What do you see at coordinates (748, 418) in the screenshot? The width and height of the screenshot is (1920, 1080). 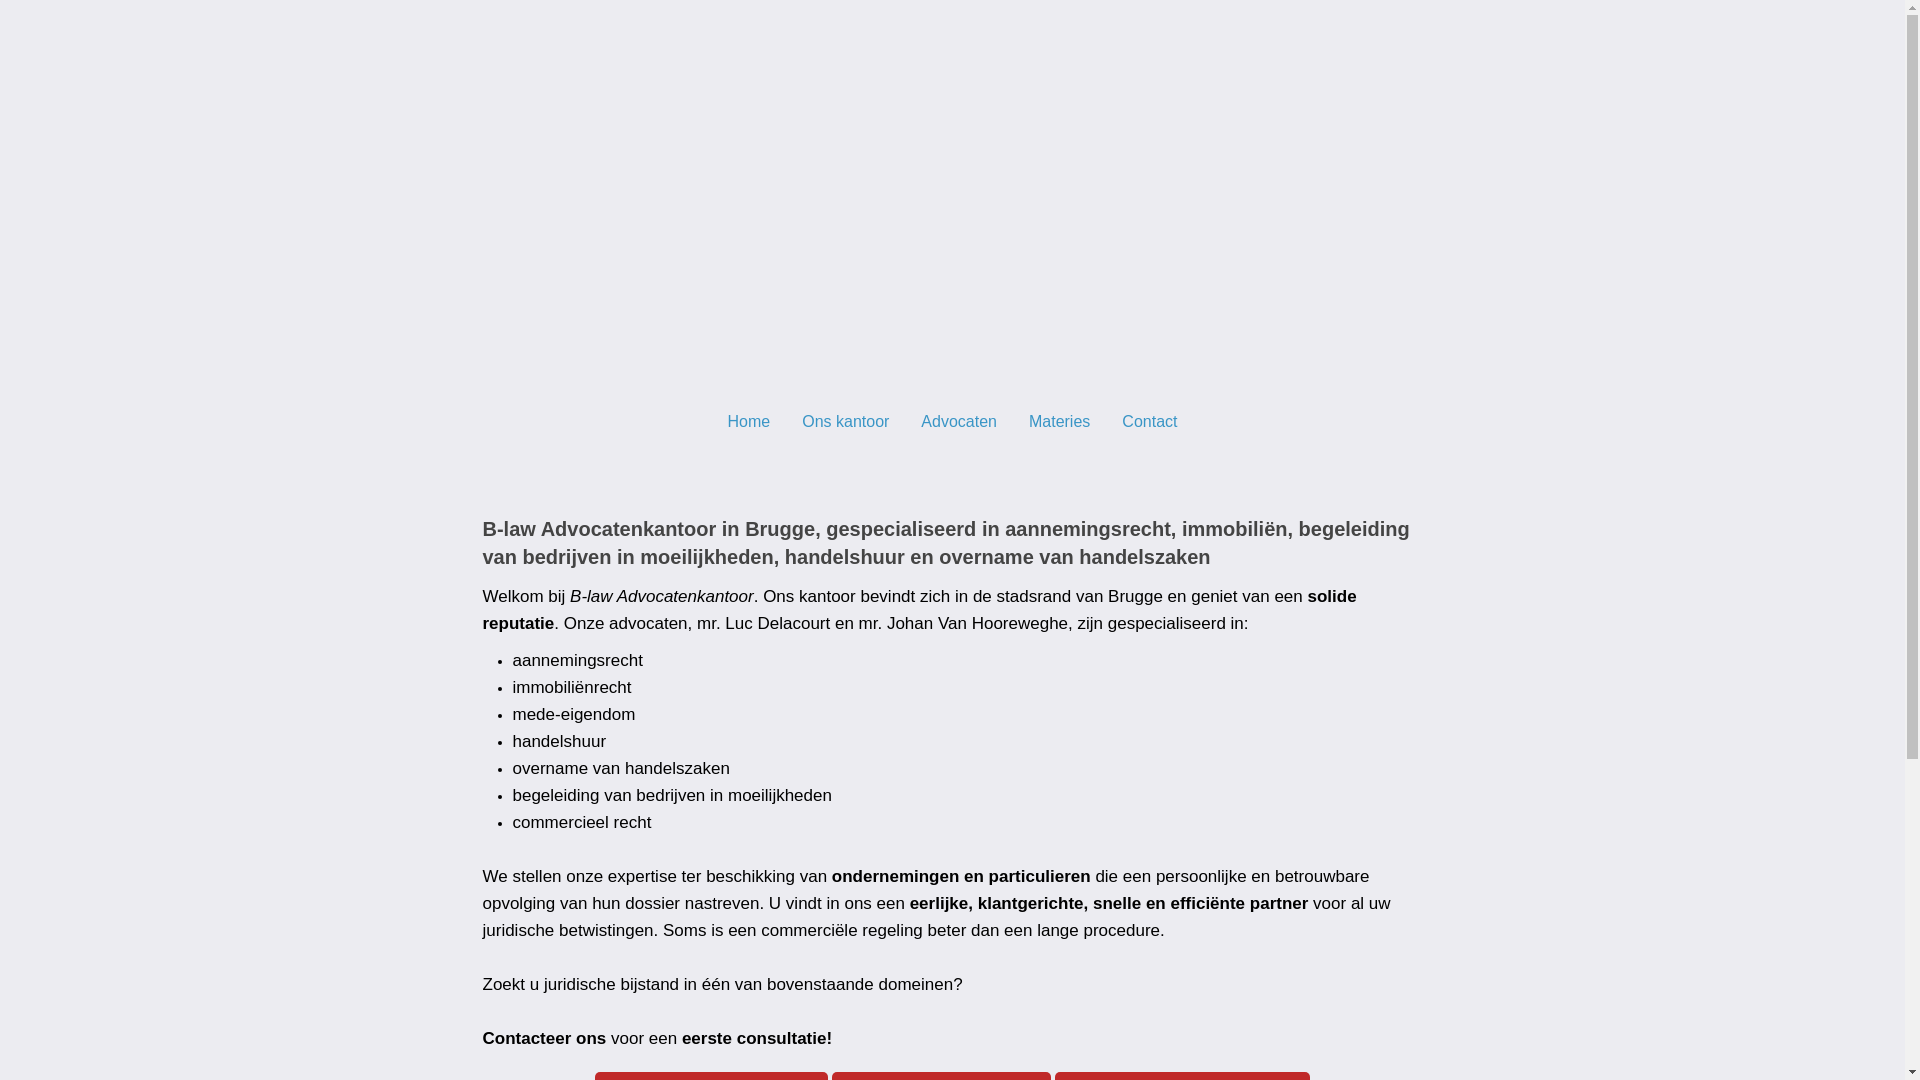 I see `'Home'` at bounding box center [748, 418].